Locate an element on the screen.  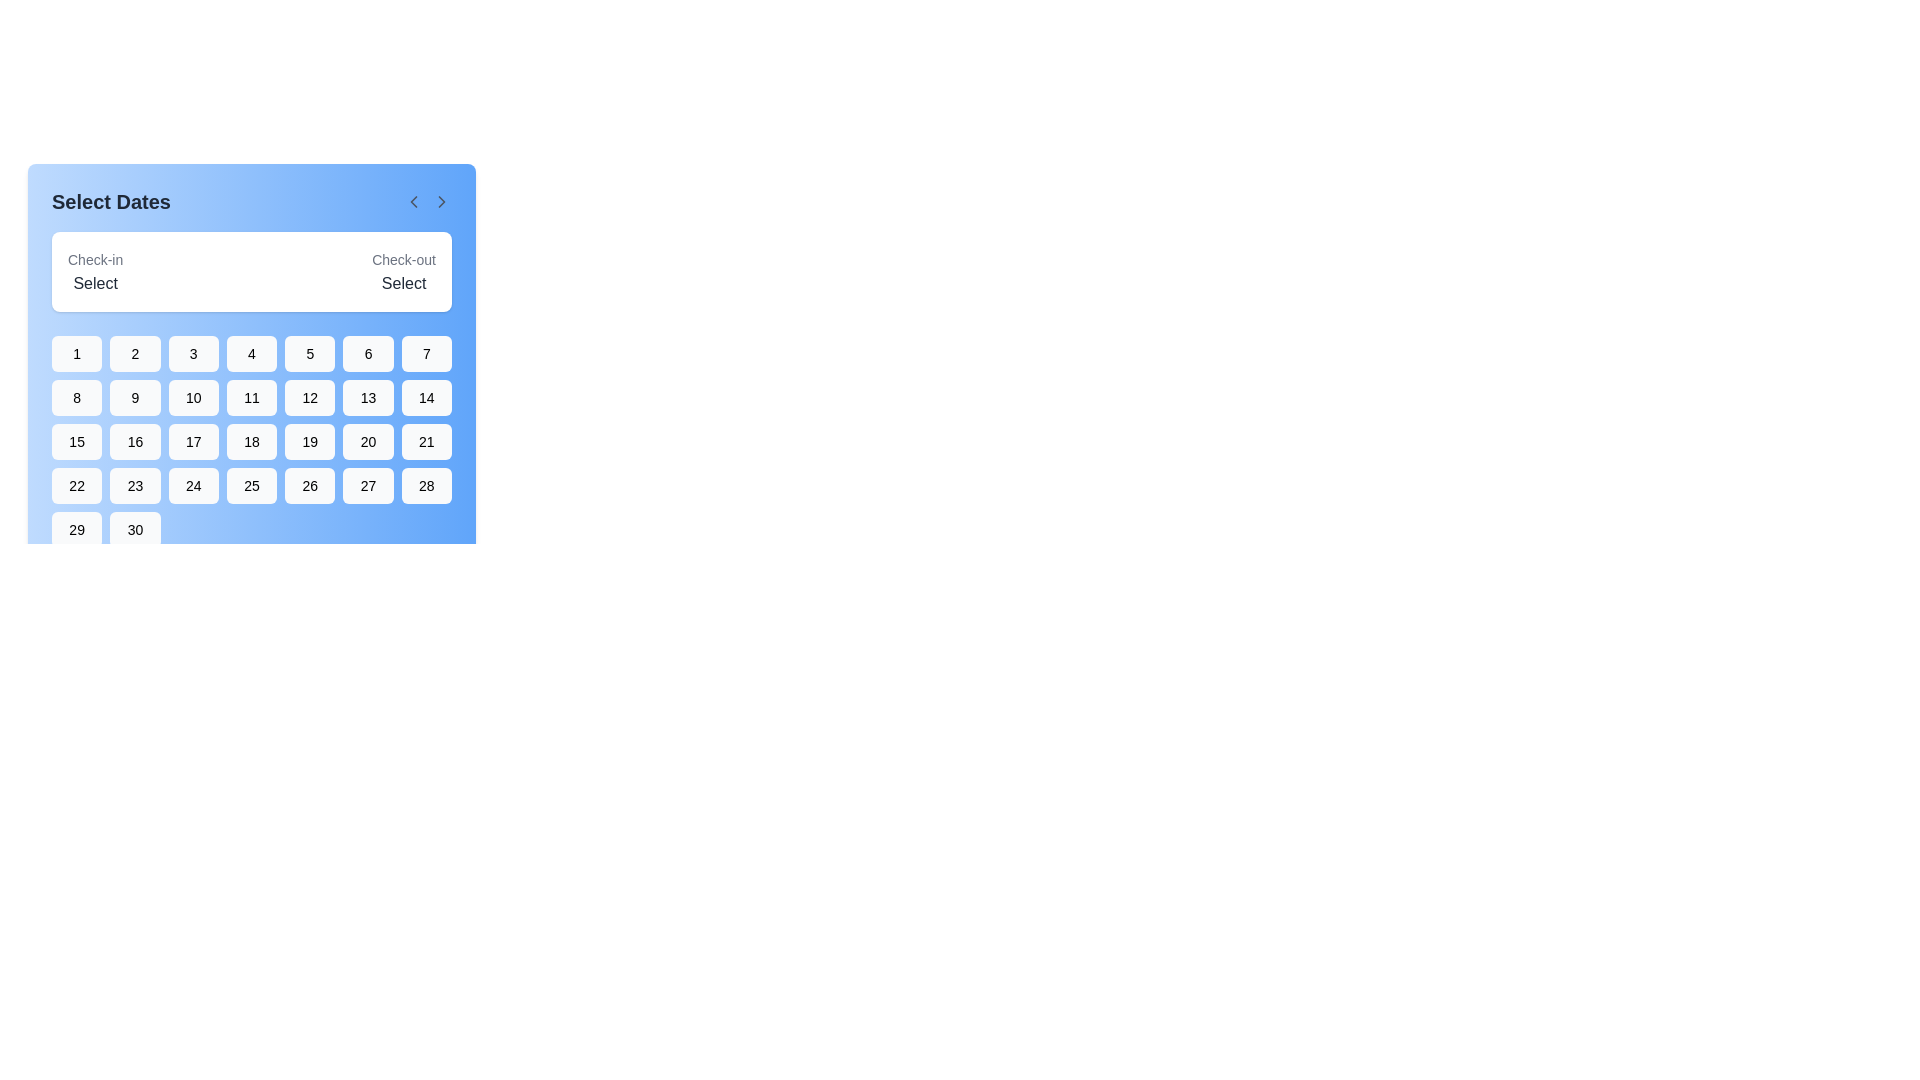
the leftward-pointing chevron icon located in the top-right corner of the calendar interface header, adjacent to the 'Select Dates' title, to observe any potential visual feedback is located at coordinates (440, 201).